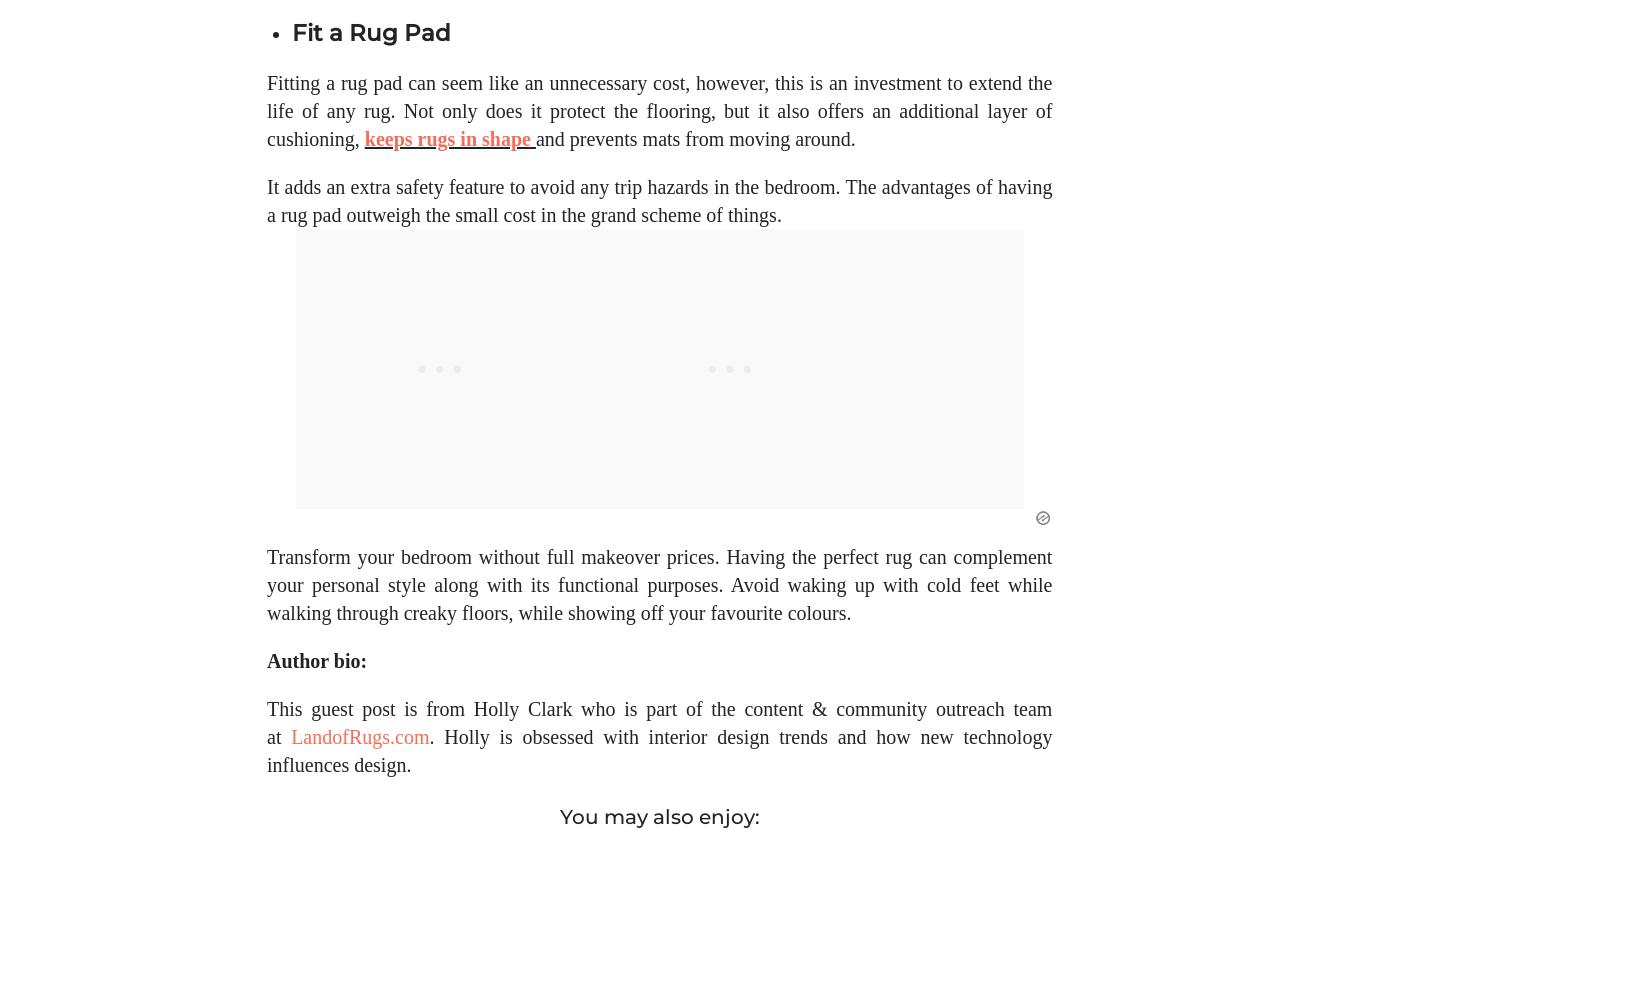 The image size is (1650, 1004). Describe the element at coordinates (291, 757) in the screenshot. I see `'LandofRugs.com'` at that location.